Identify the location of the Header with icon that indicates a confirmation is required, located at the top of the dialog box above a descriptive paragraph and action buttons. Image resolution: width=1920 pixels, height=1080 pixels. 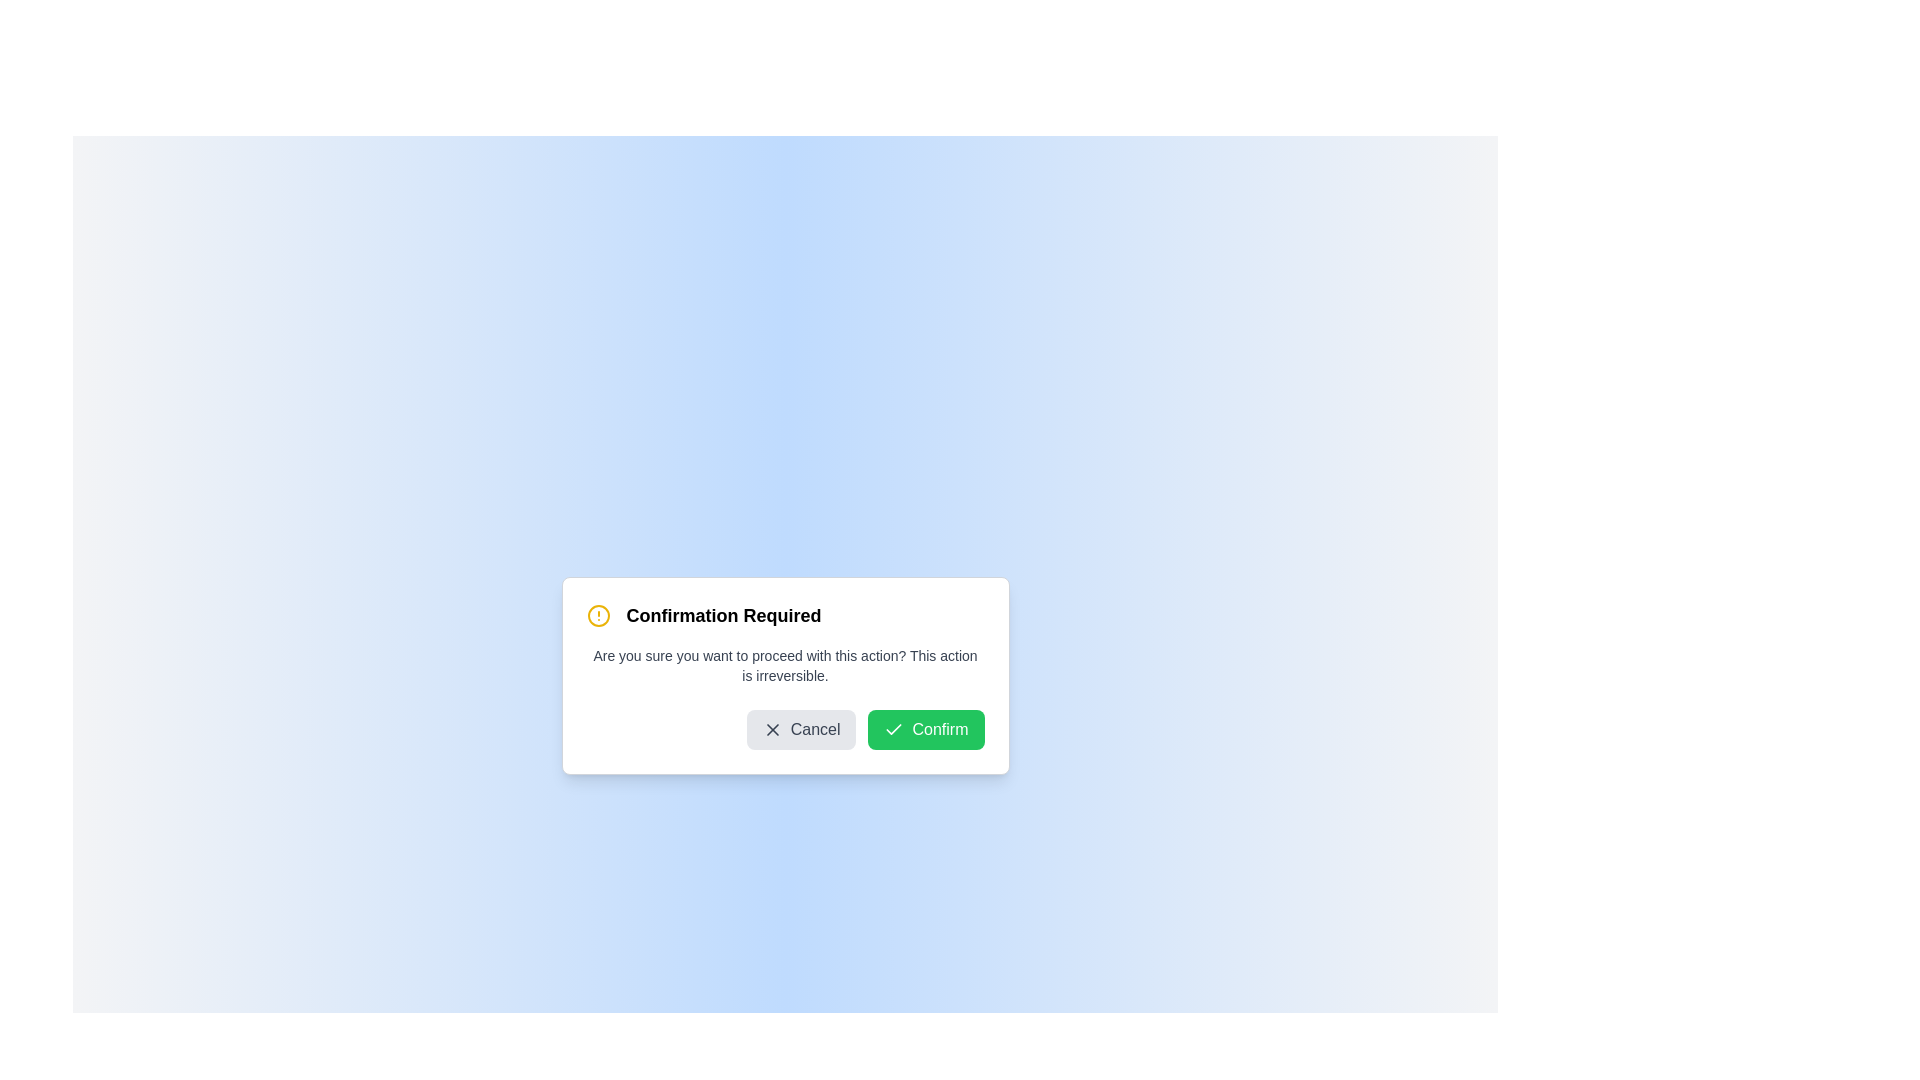
(784, 615).